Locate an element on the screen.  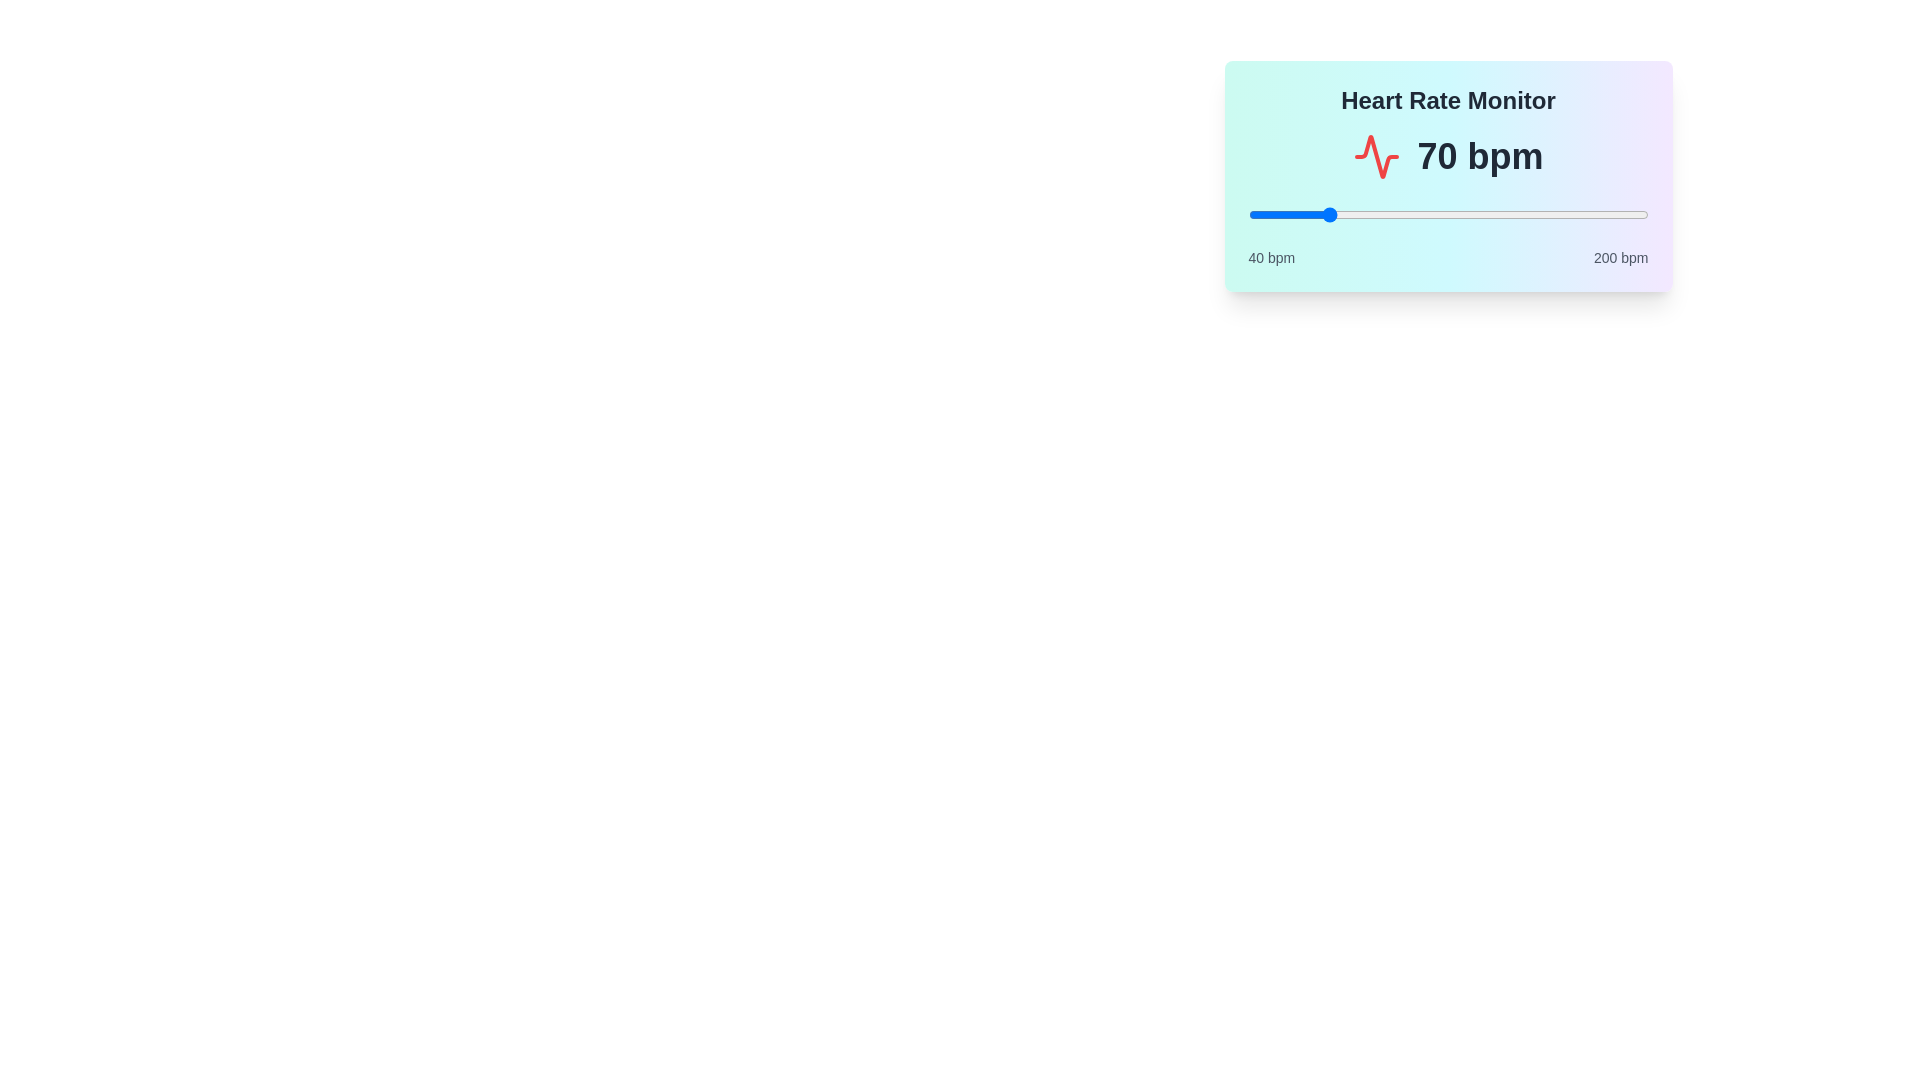
the heart rate slider to 141 bpm is located at coordinates (1501, 215).